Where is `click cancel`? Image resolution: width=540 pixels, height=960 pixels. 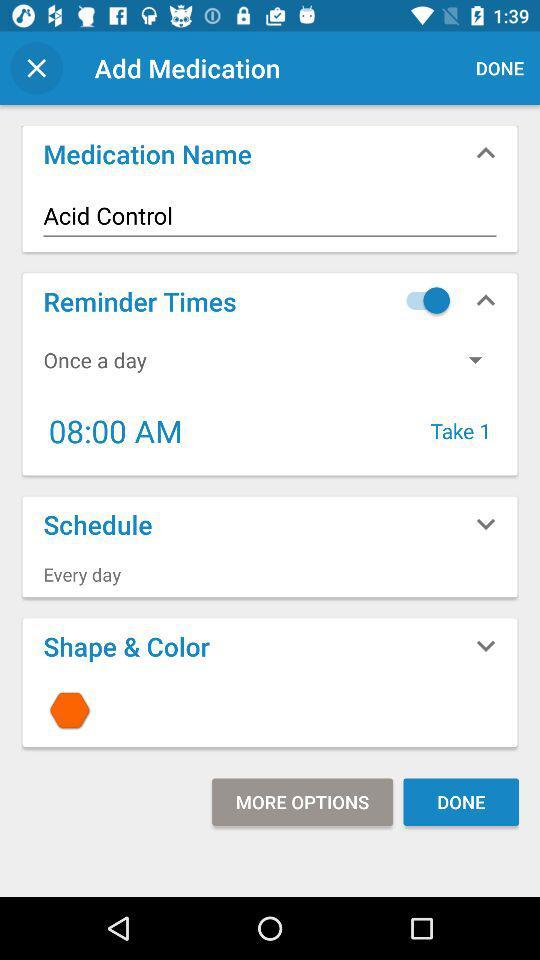 click cancel is located at coordinates (36, 68).